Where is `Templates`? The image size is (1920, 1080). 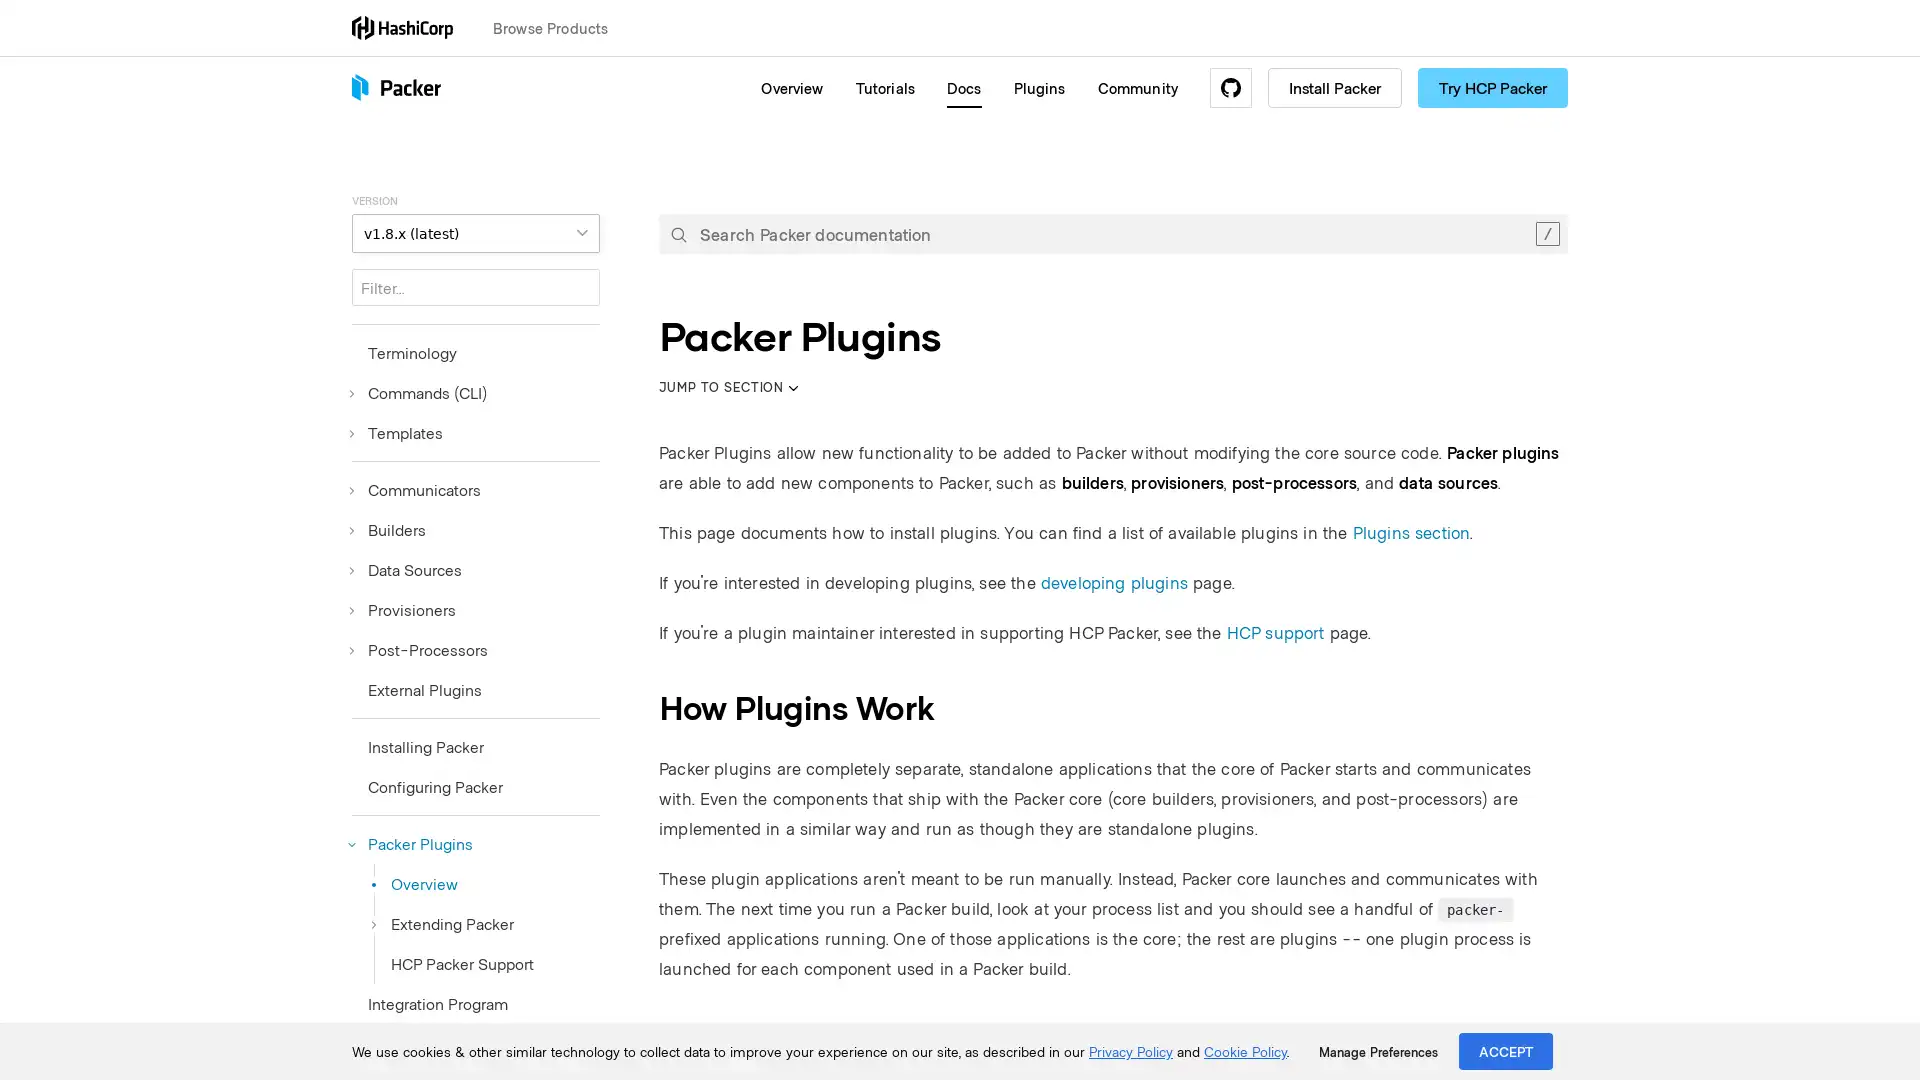 Templates is located at coordinates (397, 431).